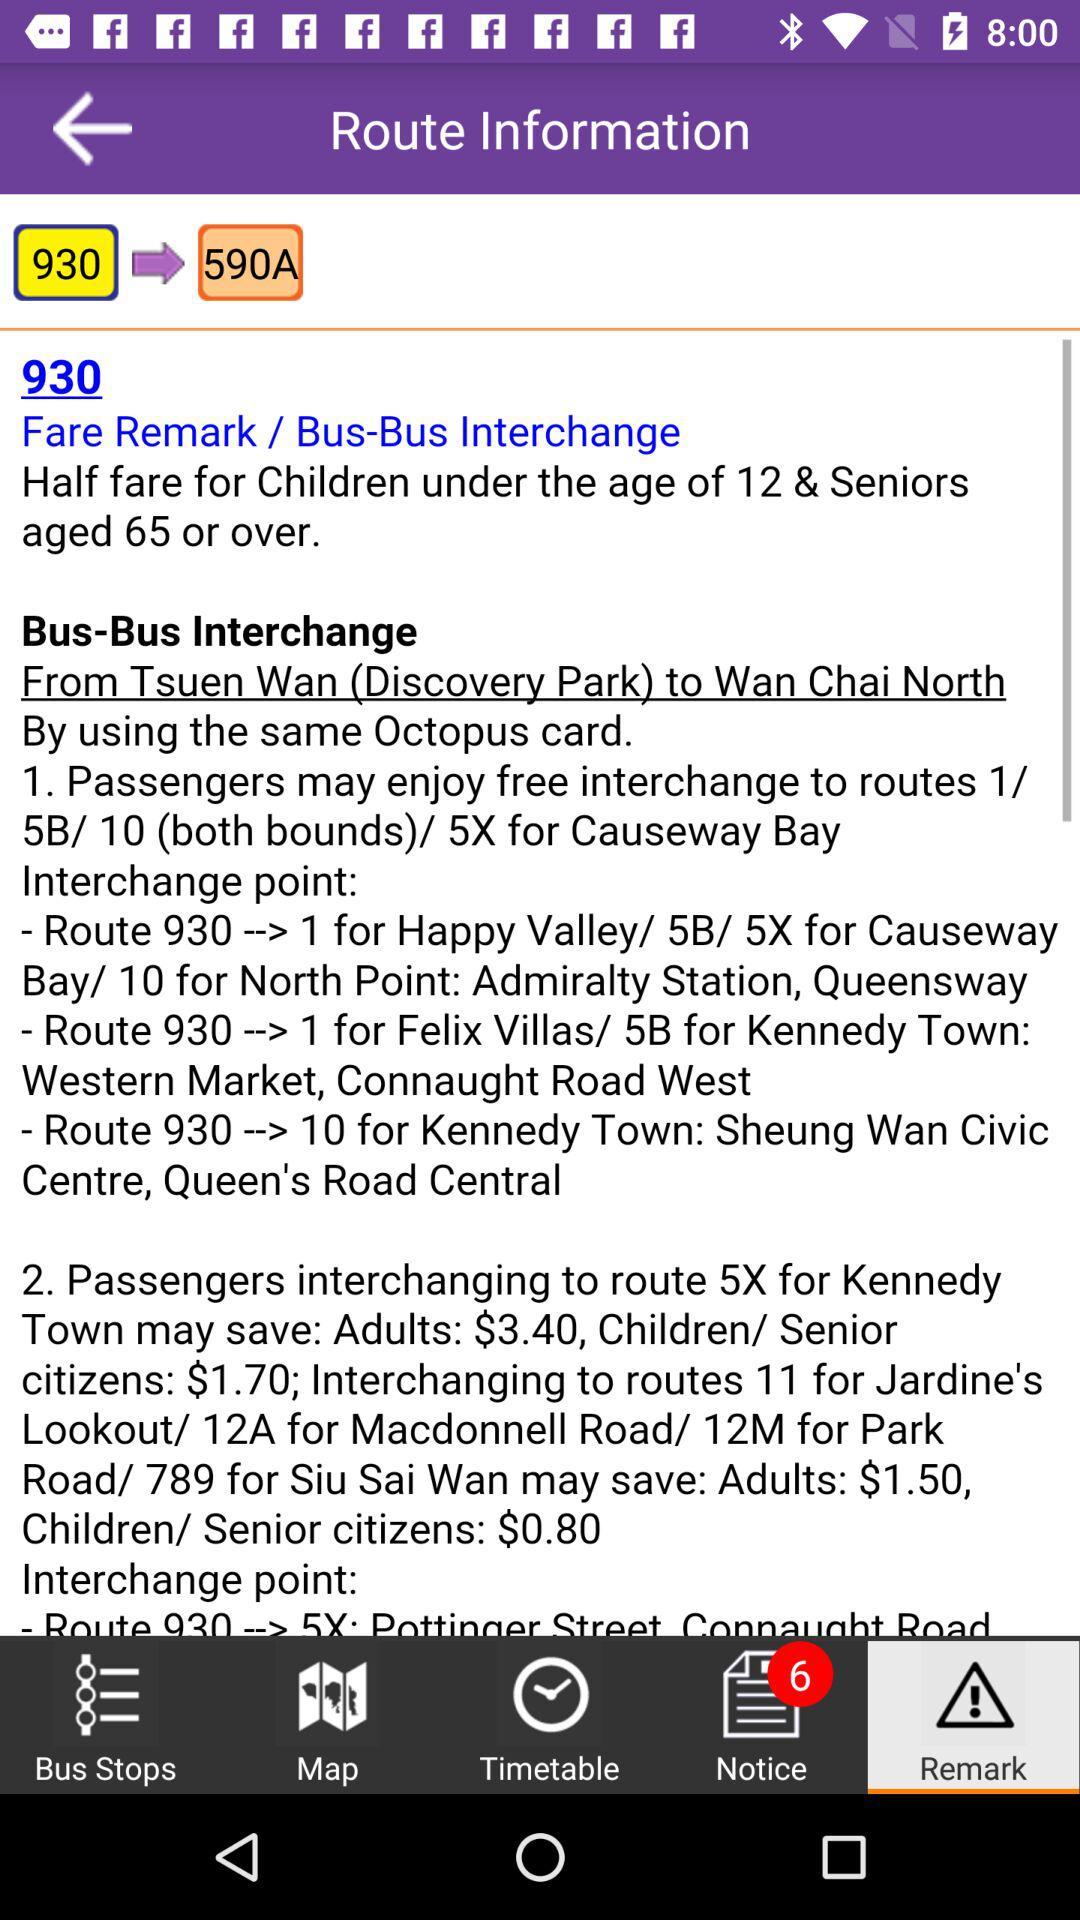  What do you see at coordinates (92, 127) in the screenshot?
I see `the arrow_backward icon` at bounding box center [92, 127].